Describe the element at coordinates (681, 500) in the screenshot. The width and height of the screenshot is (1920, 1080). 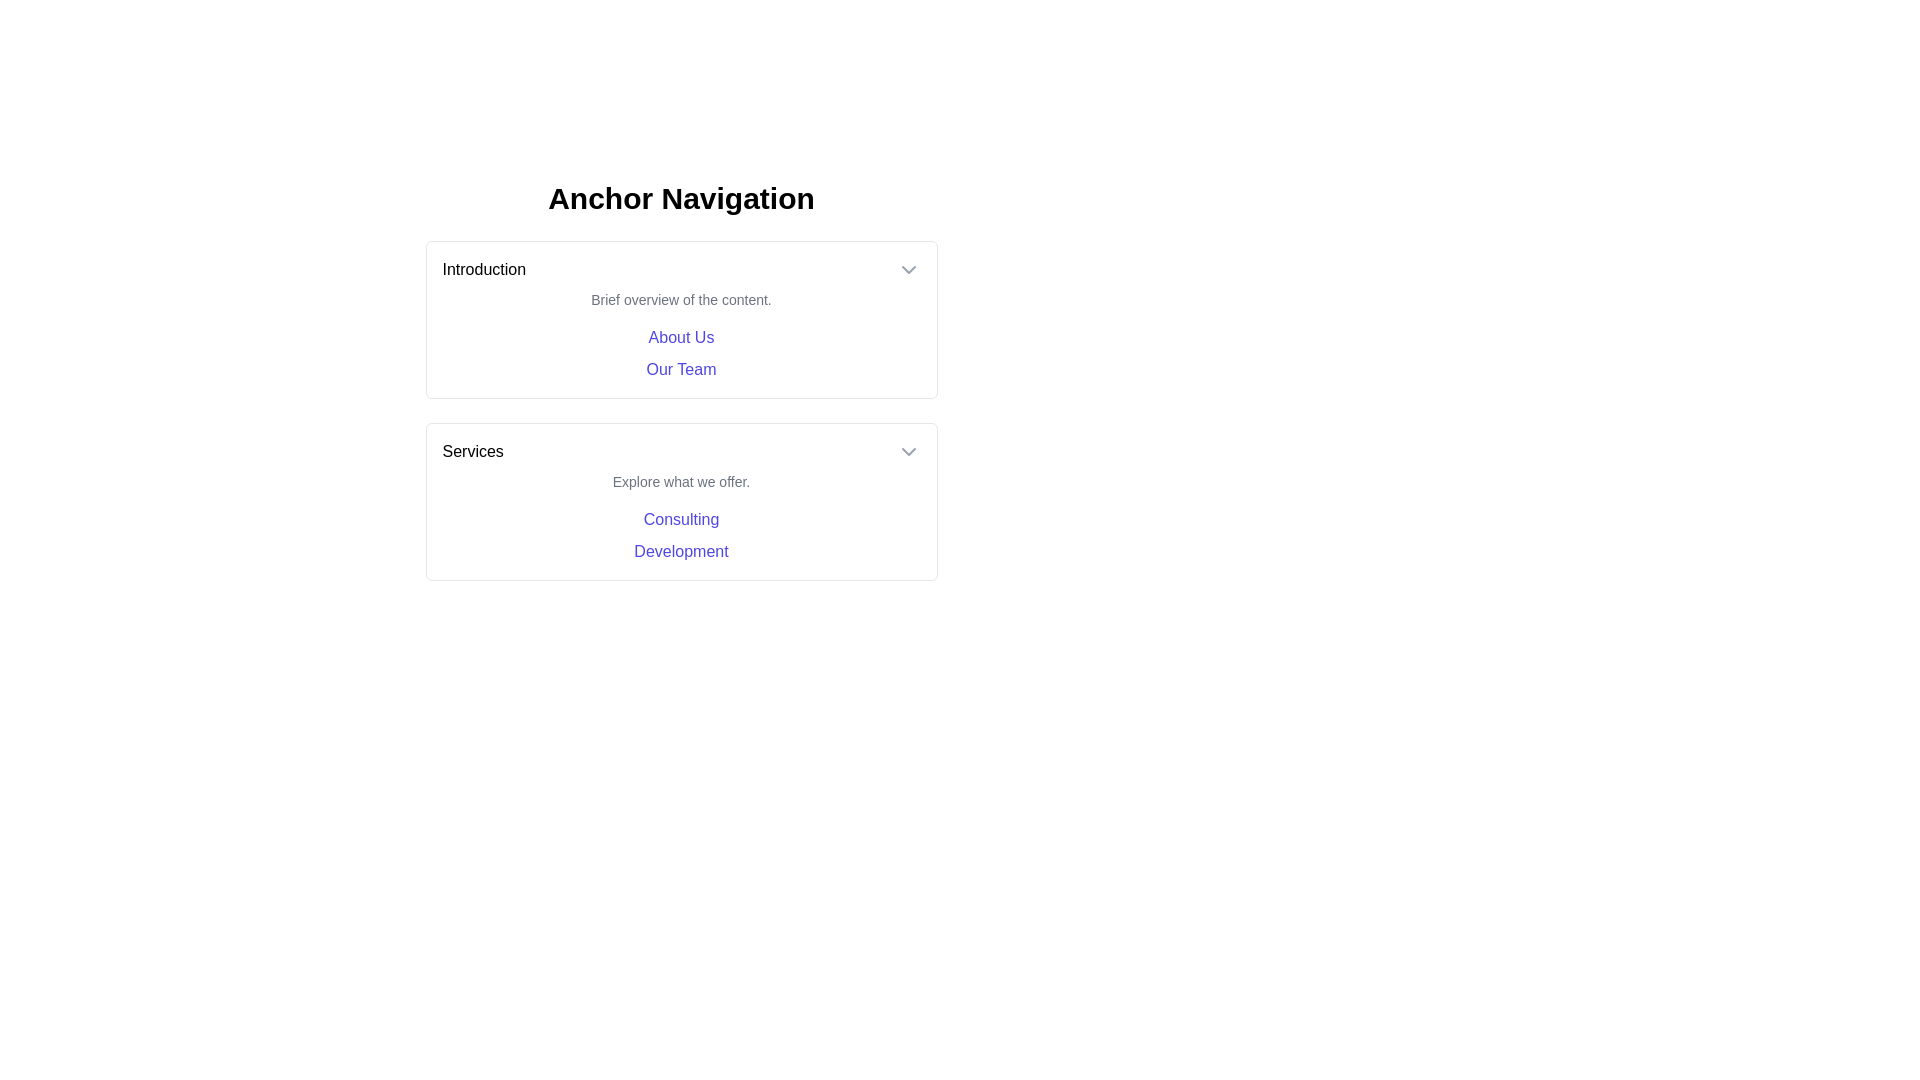
I see `the links 'Consulting' and 'Development' in the second collapsible section under 'Anchor Navigation'` at that location.